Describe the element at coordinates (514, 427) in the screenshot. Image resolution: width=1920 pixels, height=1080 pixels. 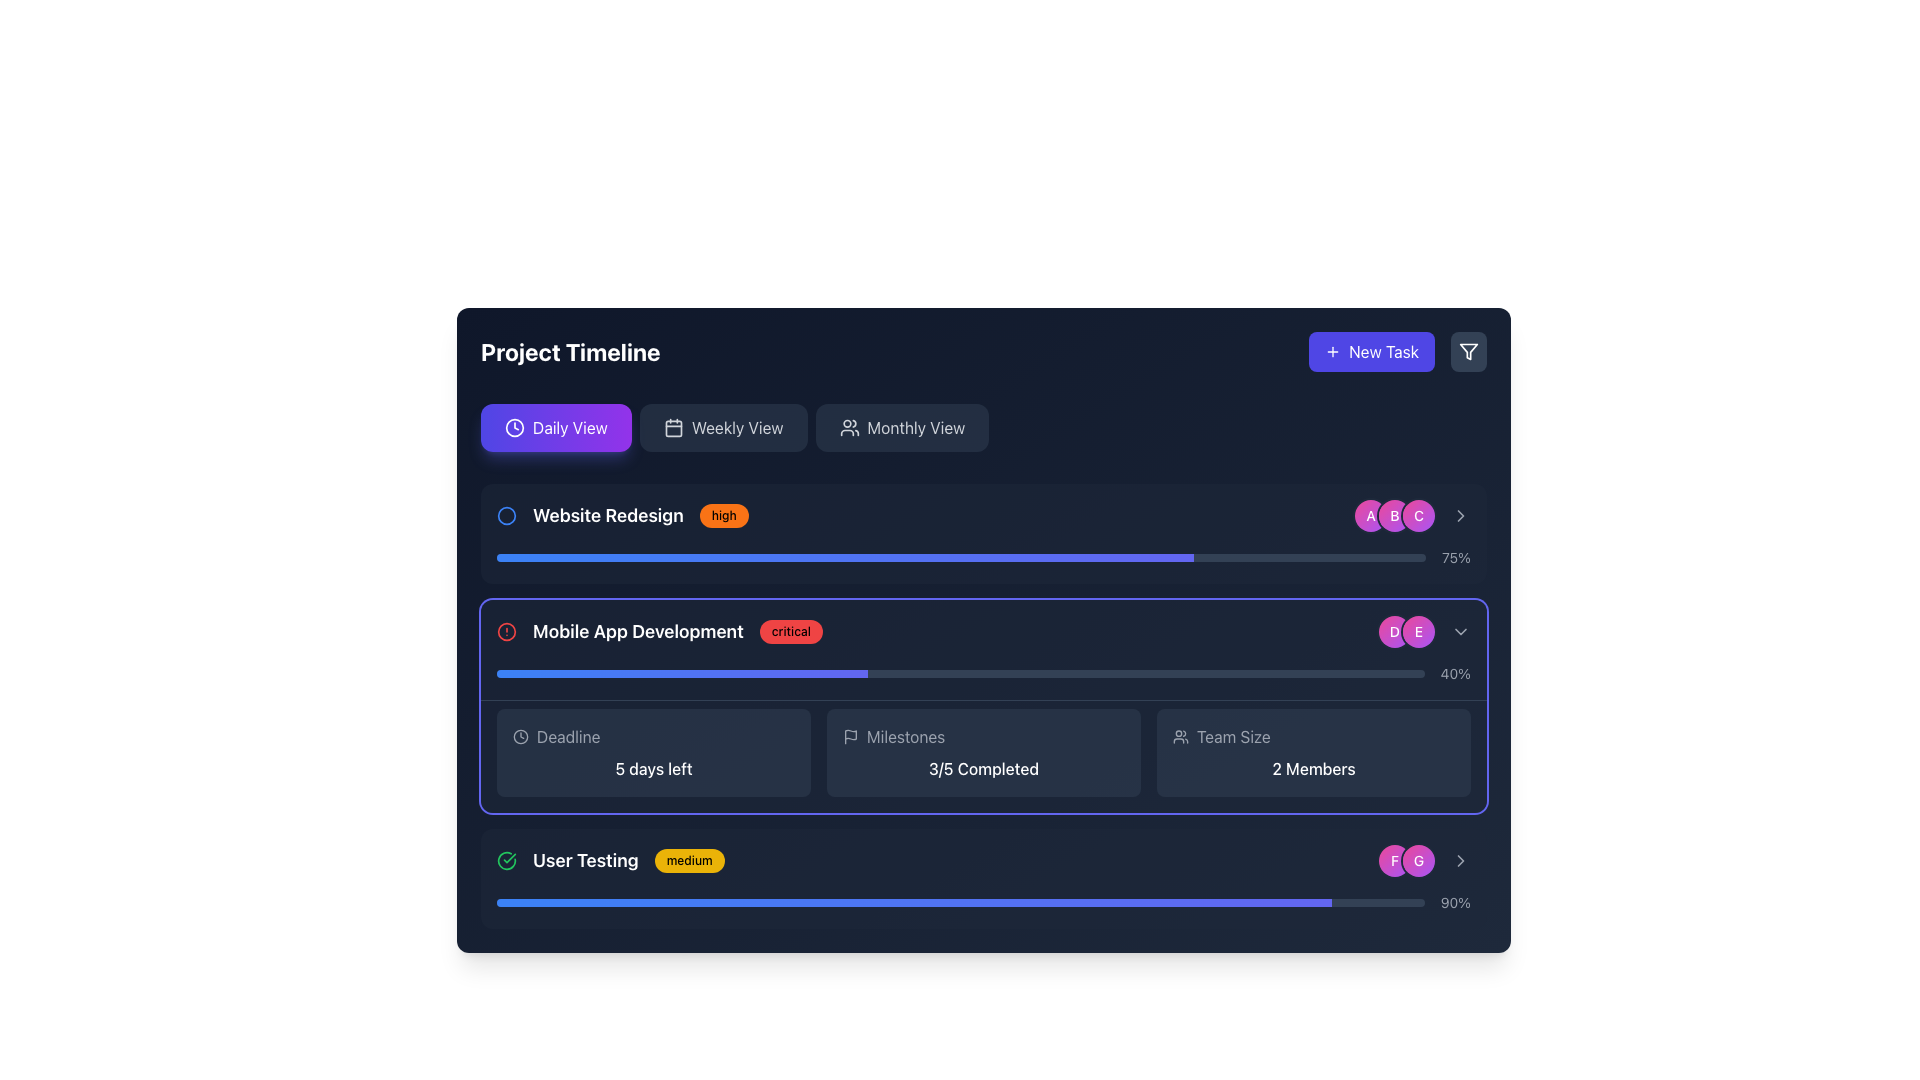
I see `the circular clock icon to the left of the 'Daily View' text` at that location.